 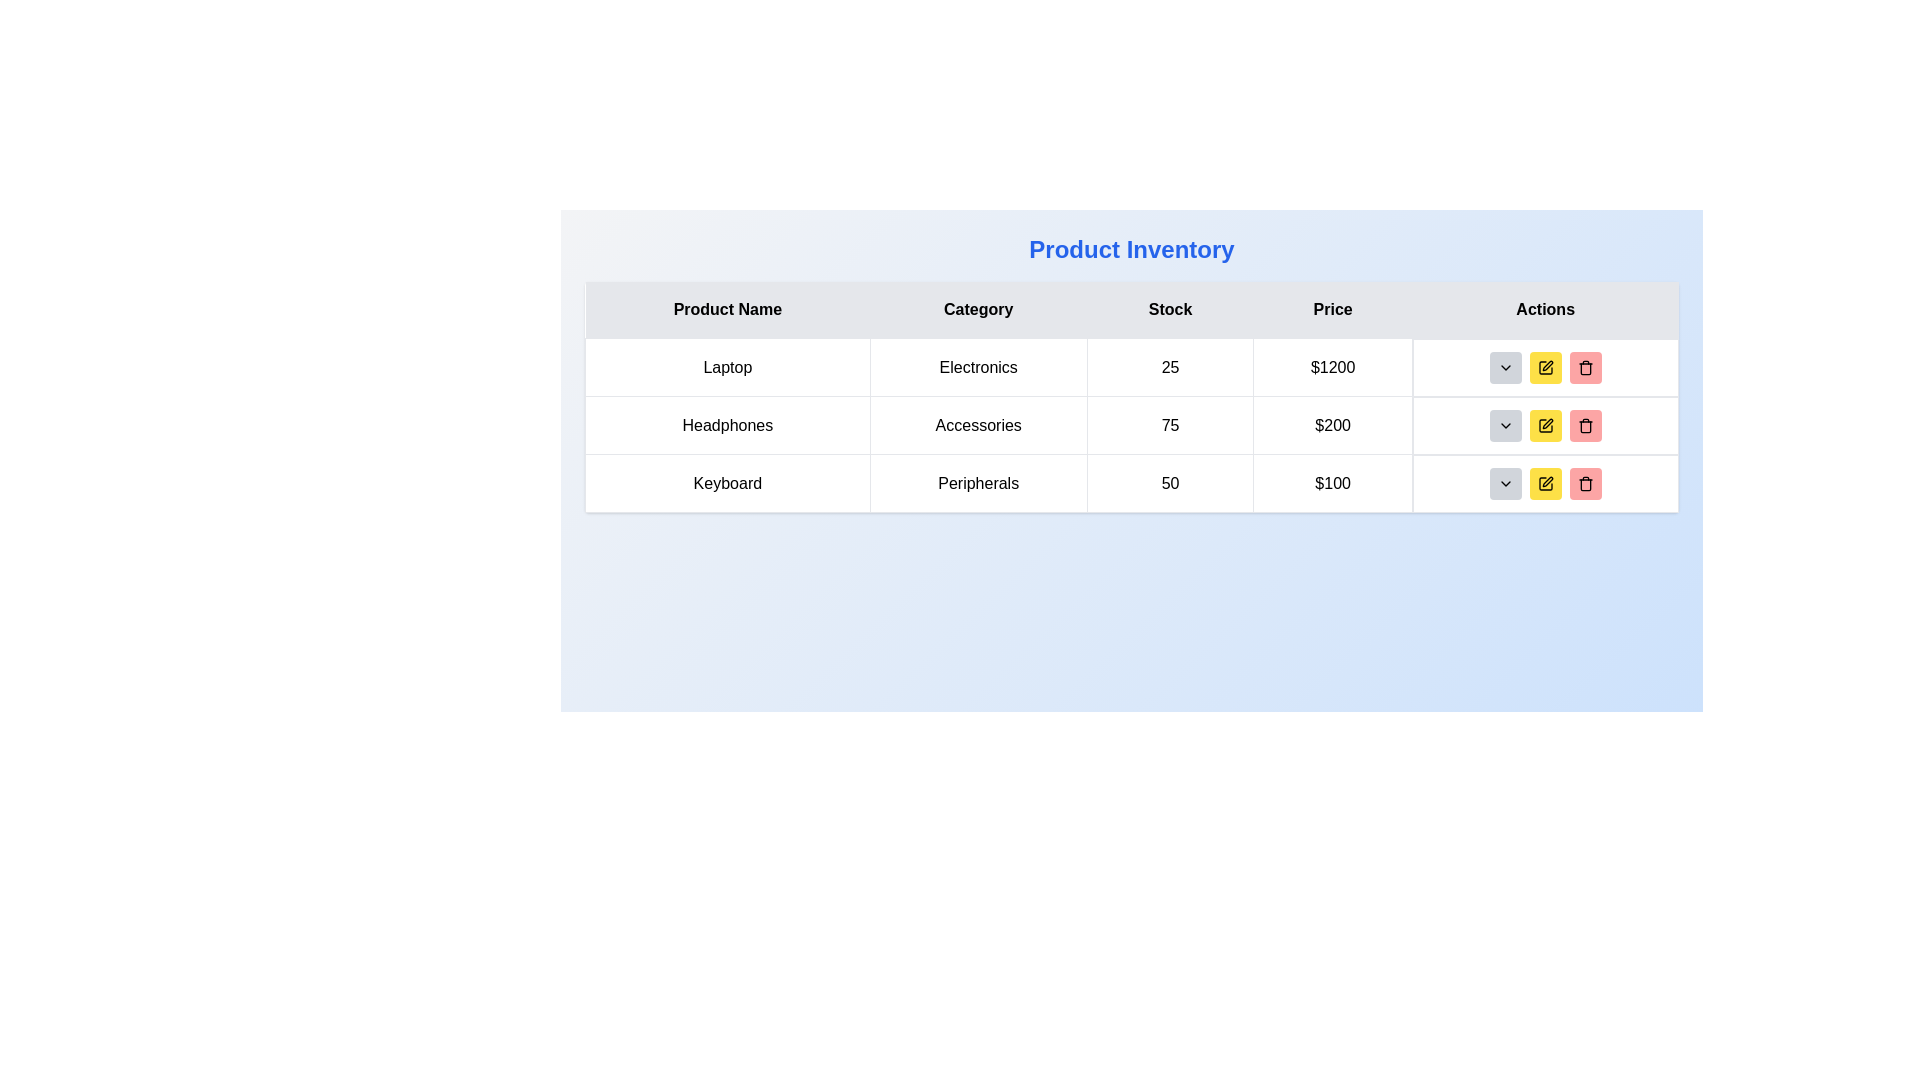 I want to click on the 'Product Name' text label in the header row of the table, which is the first item and has a light gray background, so click(x=726, y=310).